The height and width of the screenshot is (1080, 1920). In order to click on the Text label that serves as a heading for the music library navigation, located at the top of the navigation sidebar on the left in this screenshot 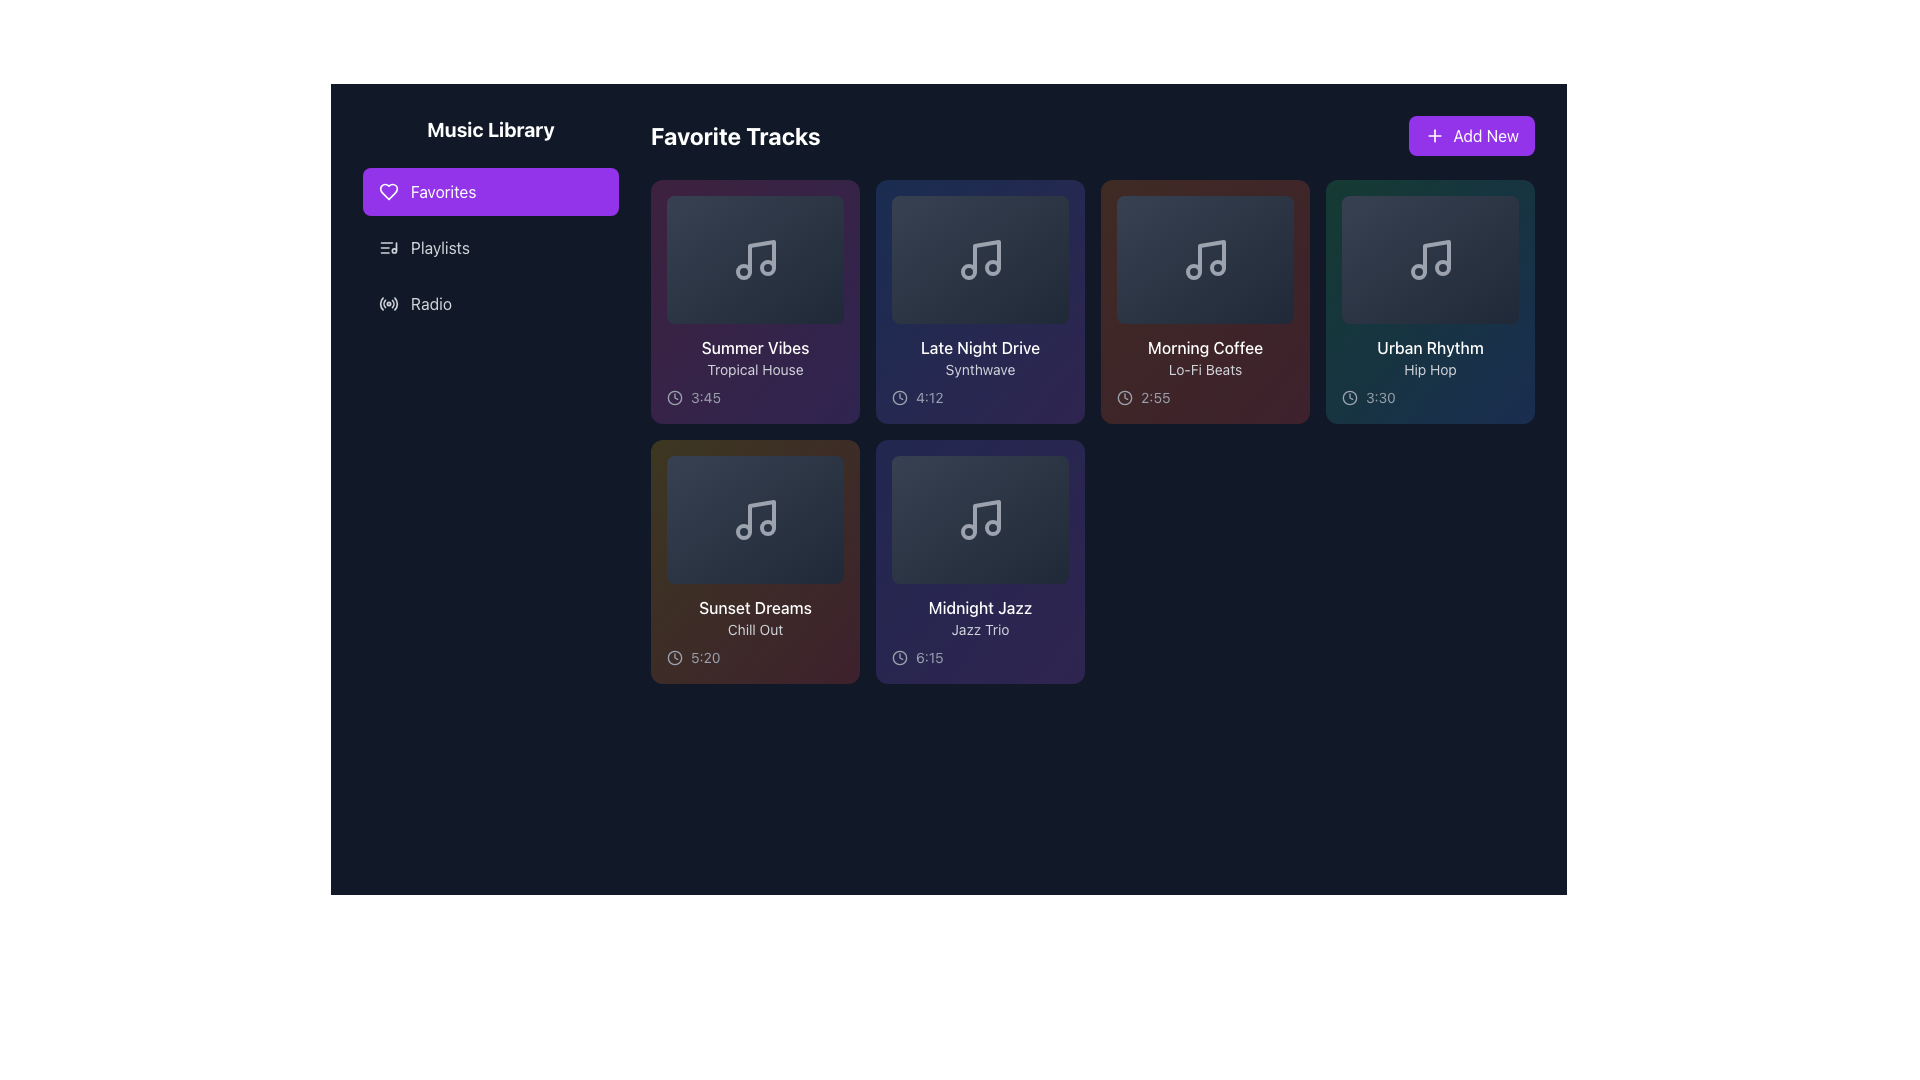, I will do `click(490, 130)`.